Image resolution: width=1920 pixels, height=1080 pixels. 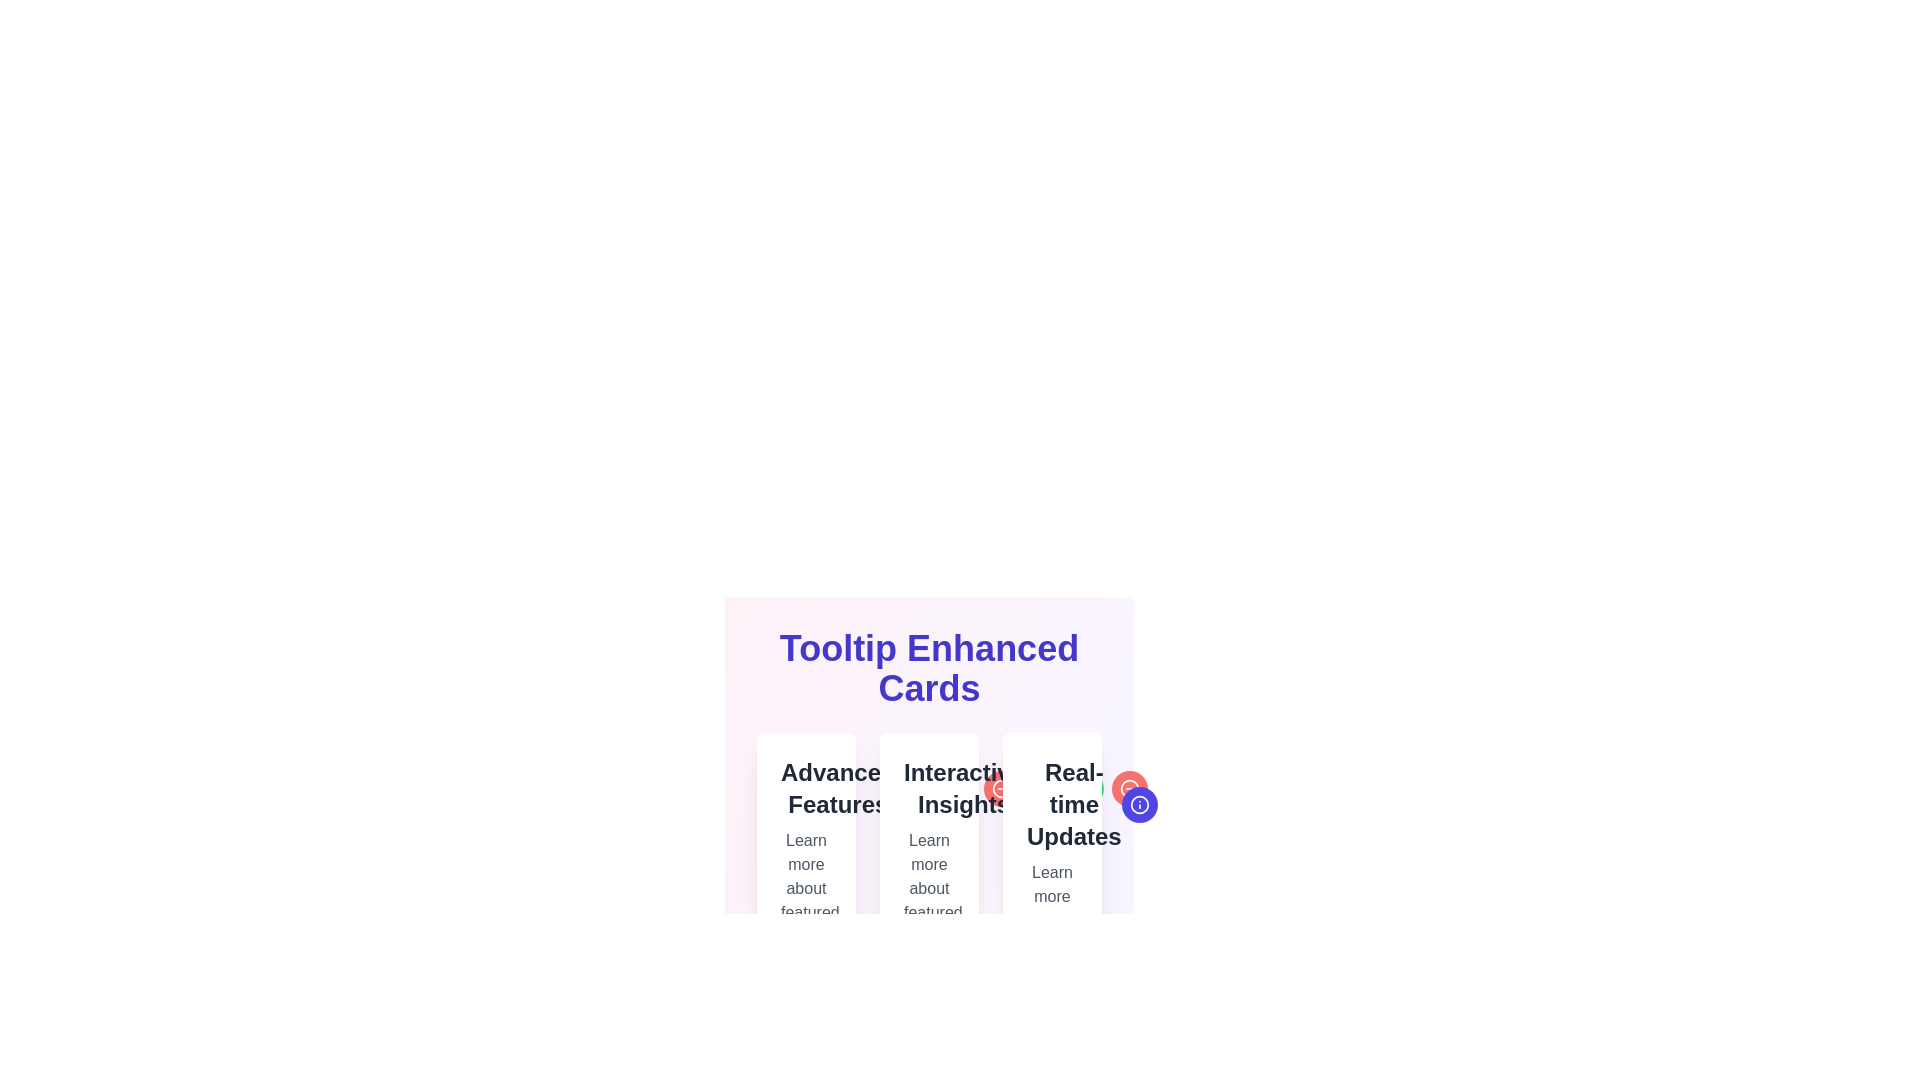 What do you see at coordinates (928, 668) in the screenshot?
I see `the Text header indicating the subject matter 'Tooltip Enhanced Cards', which is centrally located at the top of the content area` at bounding box center [928, 668].